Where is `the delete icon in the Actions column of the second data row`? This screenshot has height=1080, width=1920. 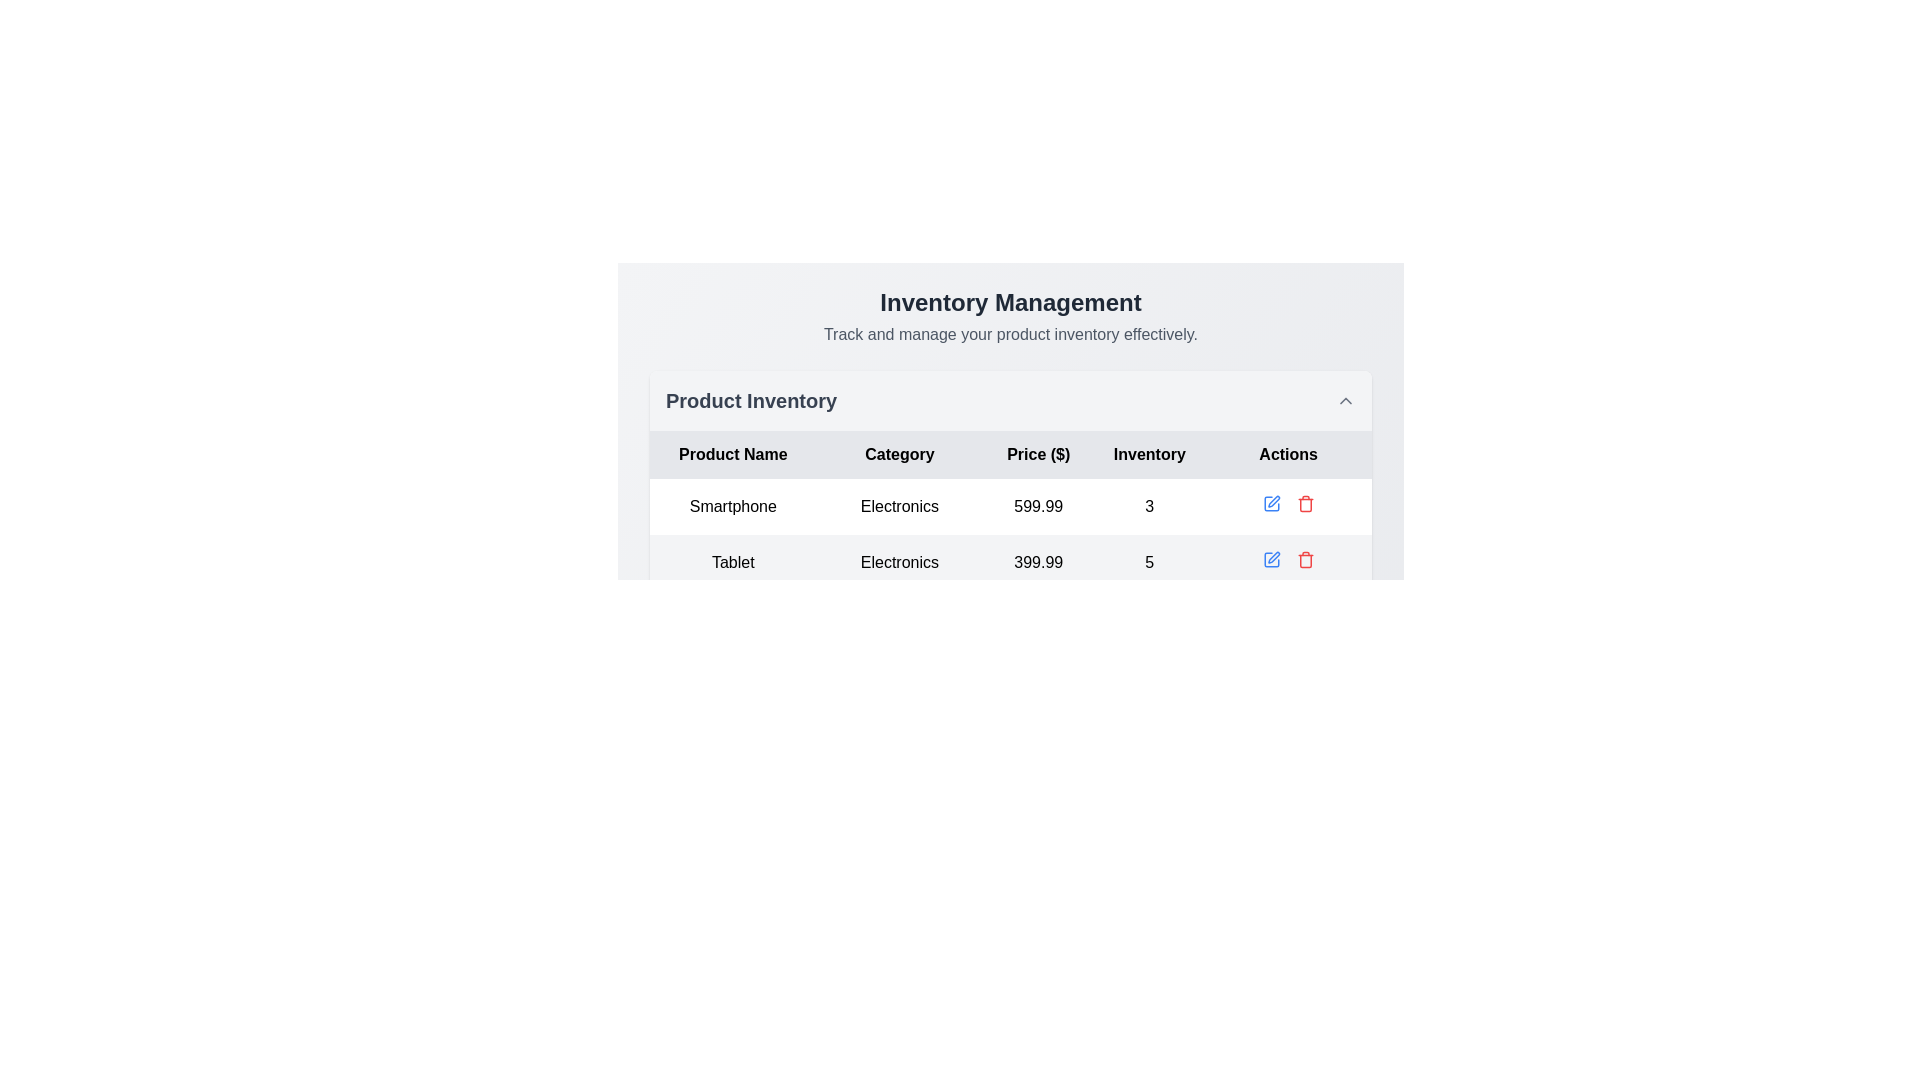 the delete icon in the Actions column of the second data row is located at coordinates (1305, 559).